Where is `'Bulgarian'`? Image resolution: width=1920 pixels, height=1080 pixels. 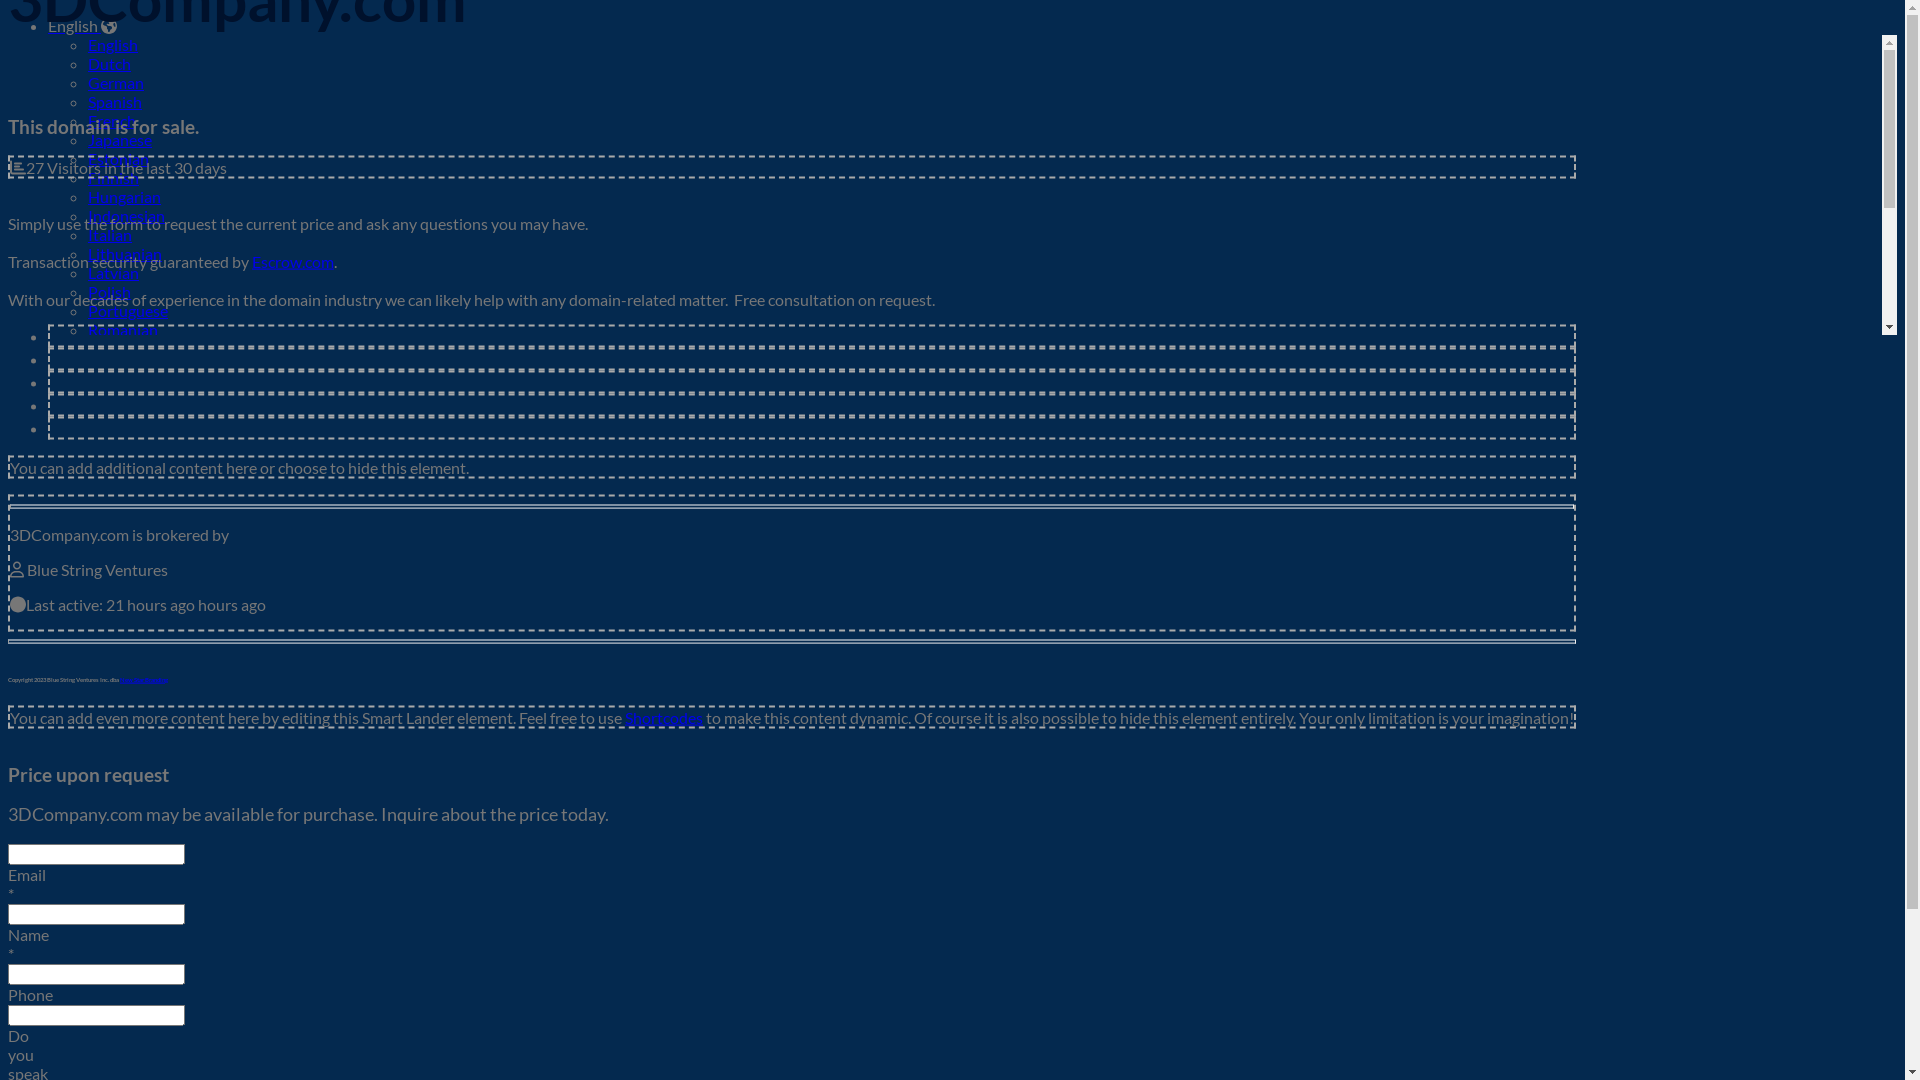 'Bulgarian' is located at coordinates (86, 481).